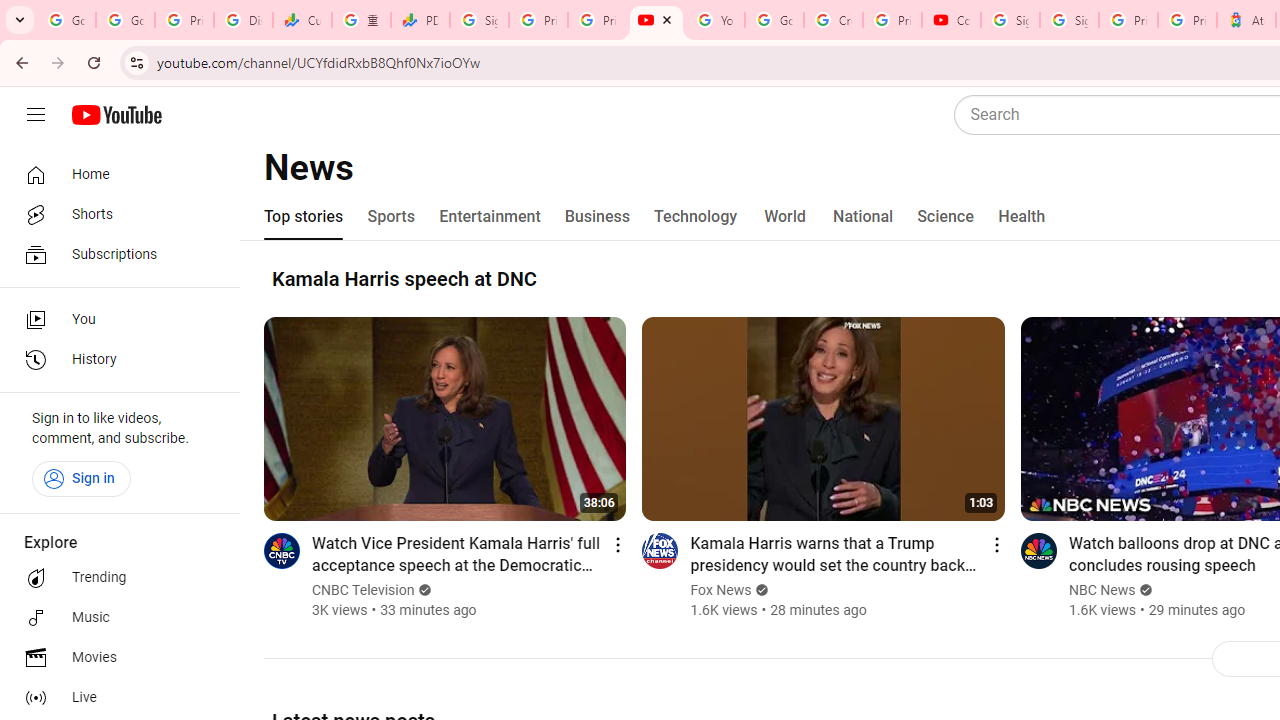  Describe the element at coordinates (112, 253) in the screenshot. I see `'Subscriptions'` at that location.